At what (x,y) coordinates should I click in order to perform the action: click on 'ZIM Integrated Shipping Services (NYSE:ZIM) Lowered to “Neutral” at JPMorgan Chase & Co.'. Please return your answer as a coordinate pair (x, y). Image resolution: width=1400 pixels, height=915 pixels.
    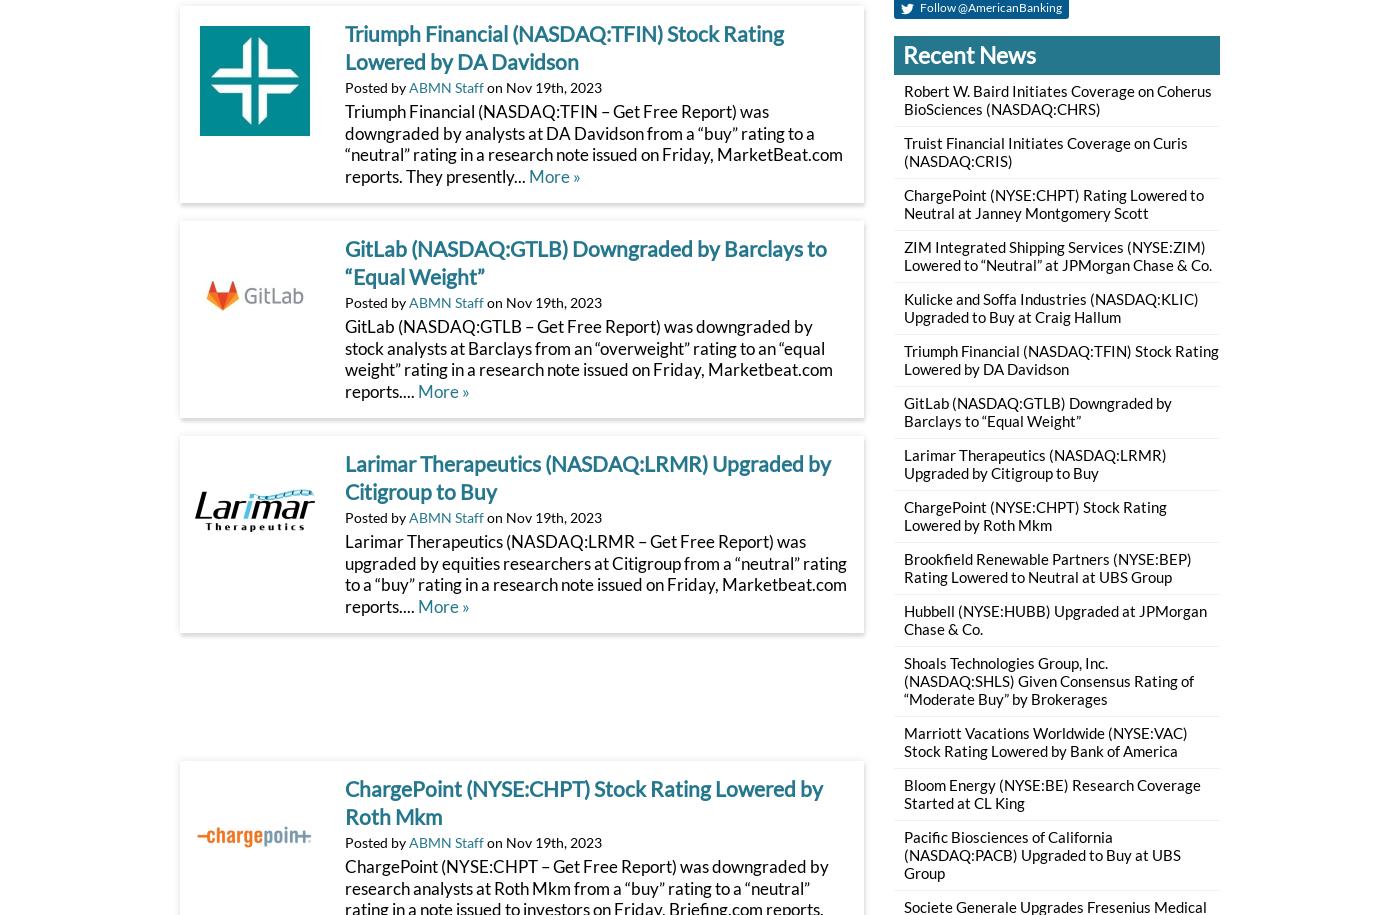
    Looking at the image, I should click on (1057, 255).